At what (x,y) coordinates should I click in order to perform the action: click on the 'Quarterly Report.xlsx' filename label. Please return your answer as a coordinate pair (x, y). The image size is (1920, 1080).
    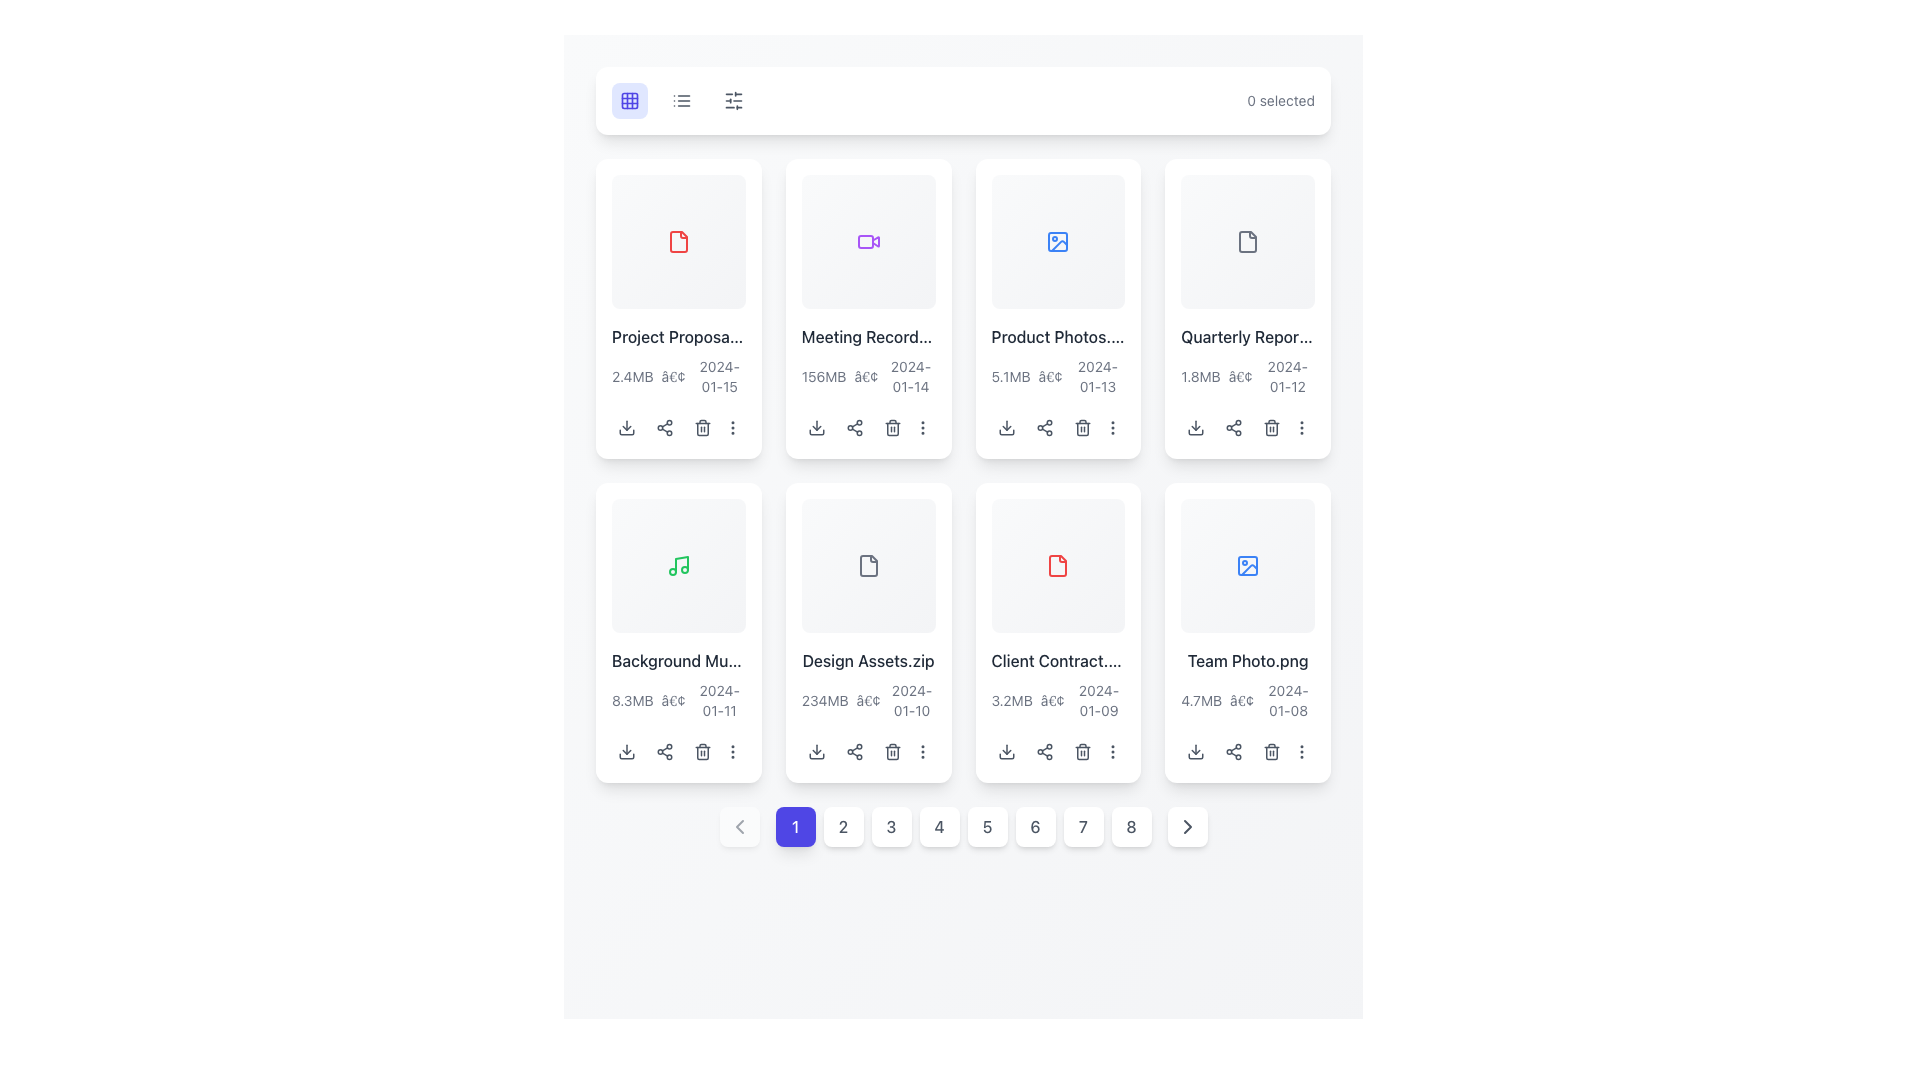
    Looking at the image, I should click on (1247, 335).